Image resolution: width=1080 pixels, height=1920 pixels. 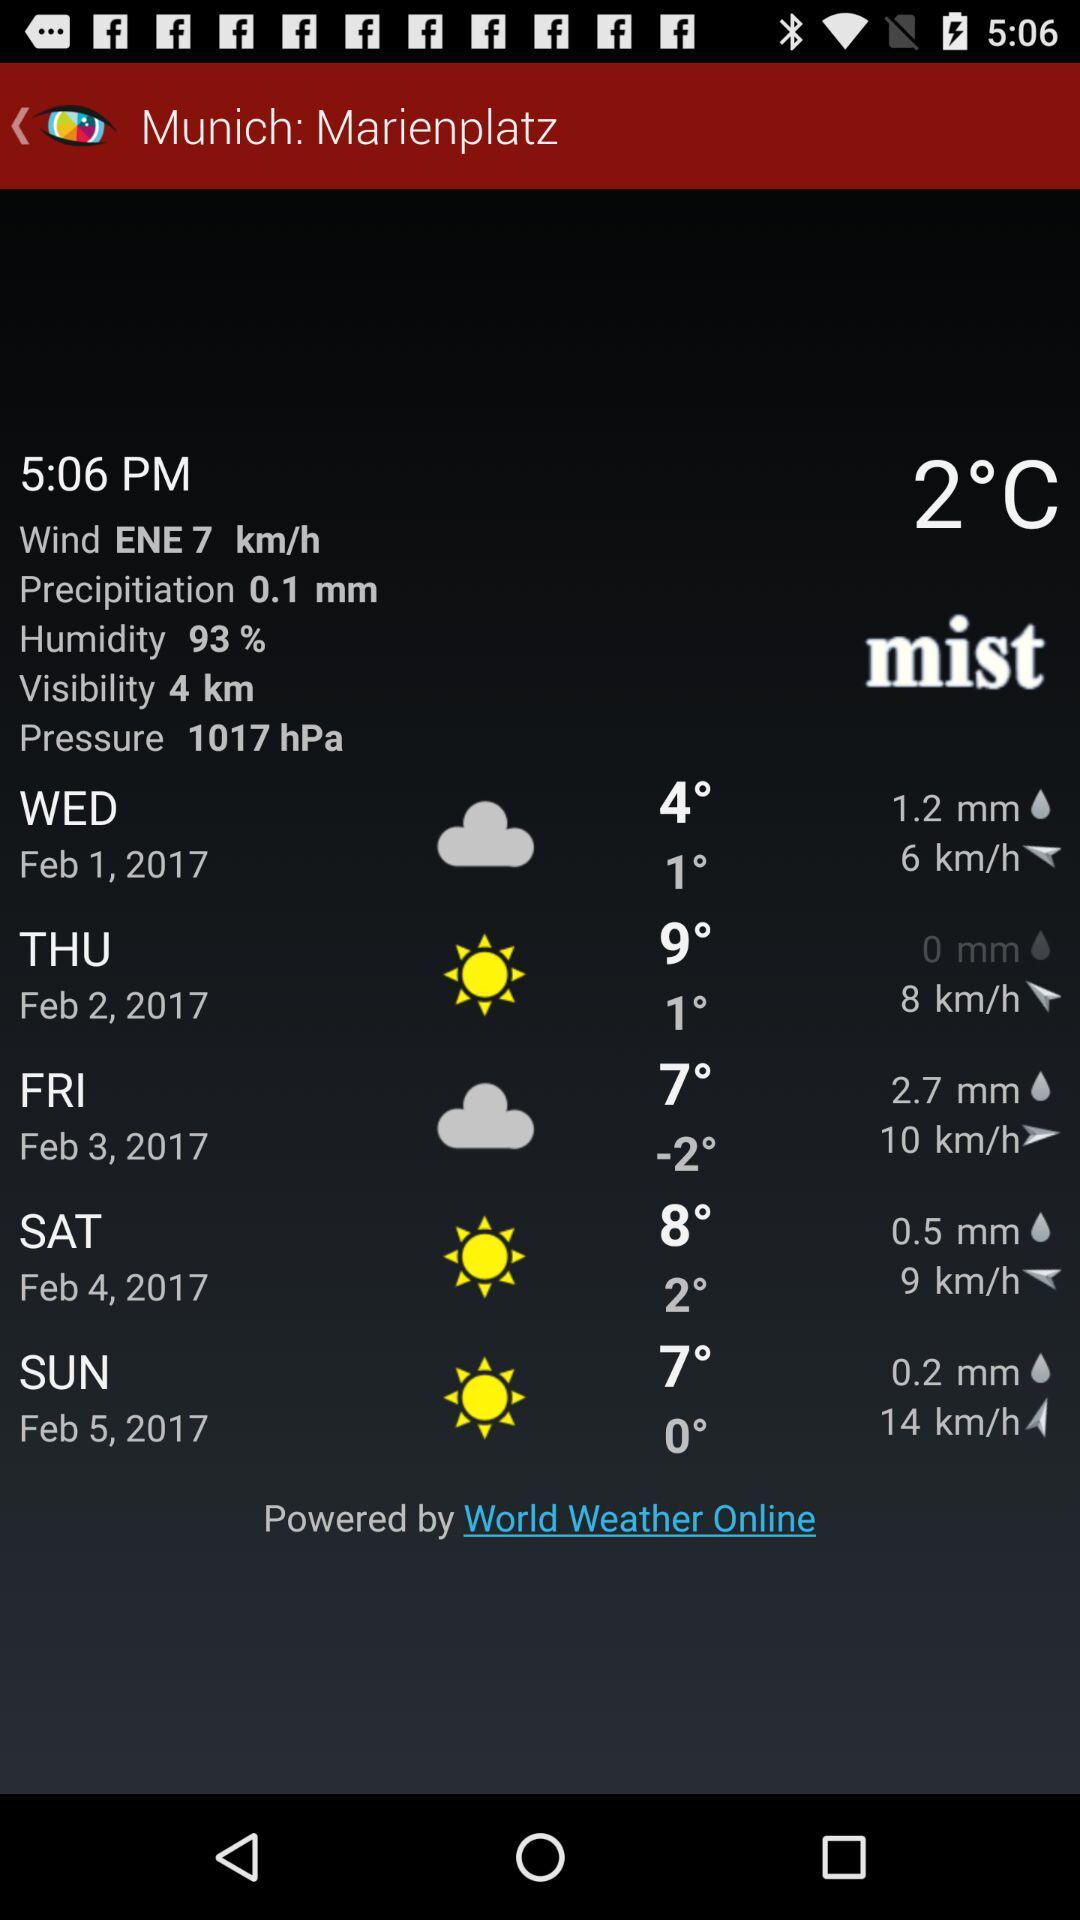 I want to click on the icon which is next to the 12 mm, so click(x=1040, y=802).